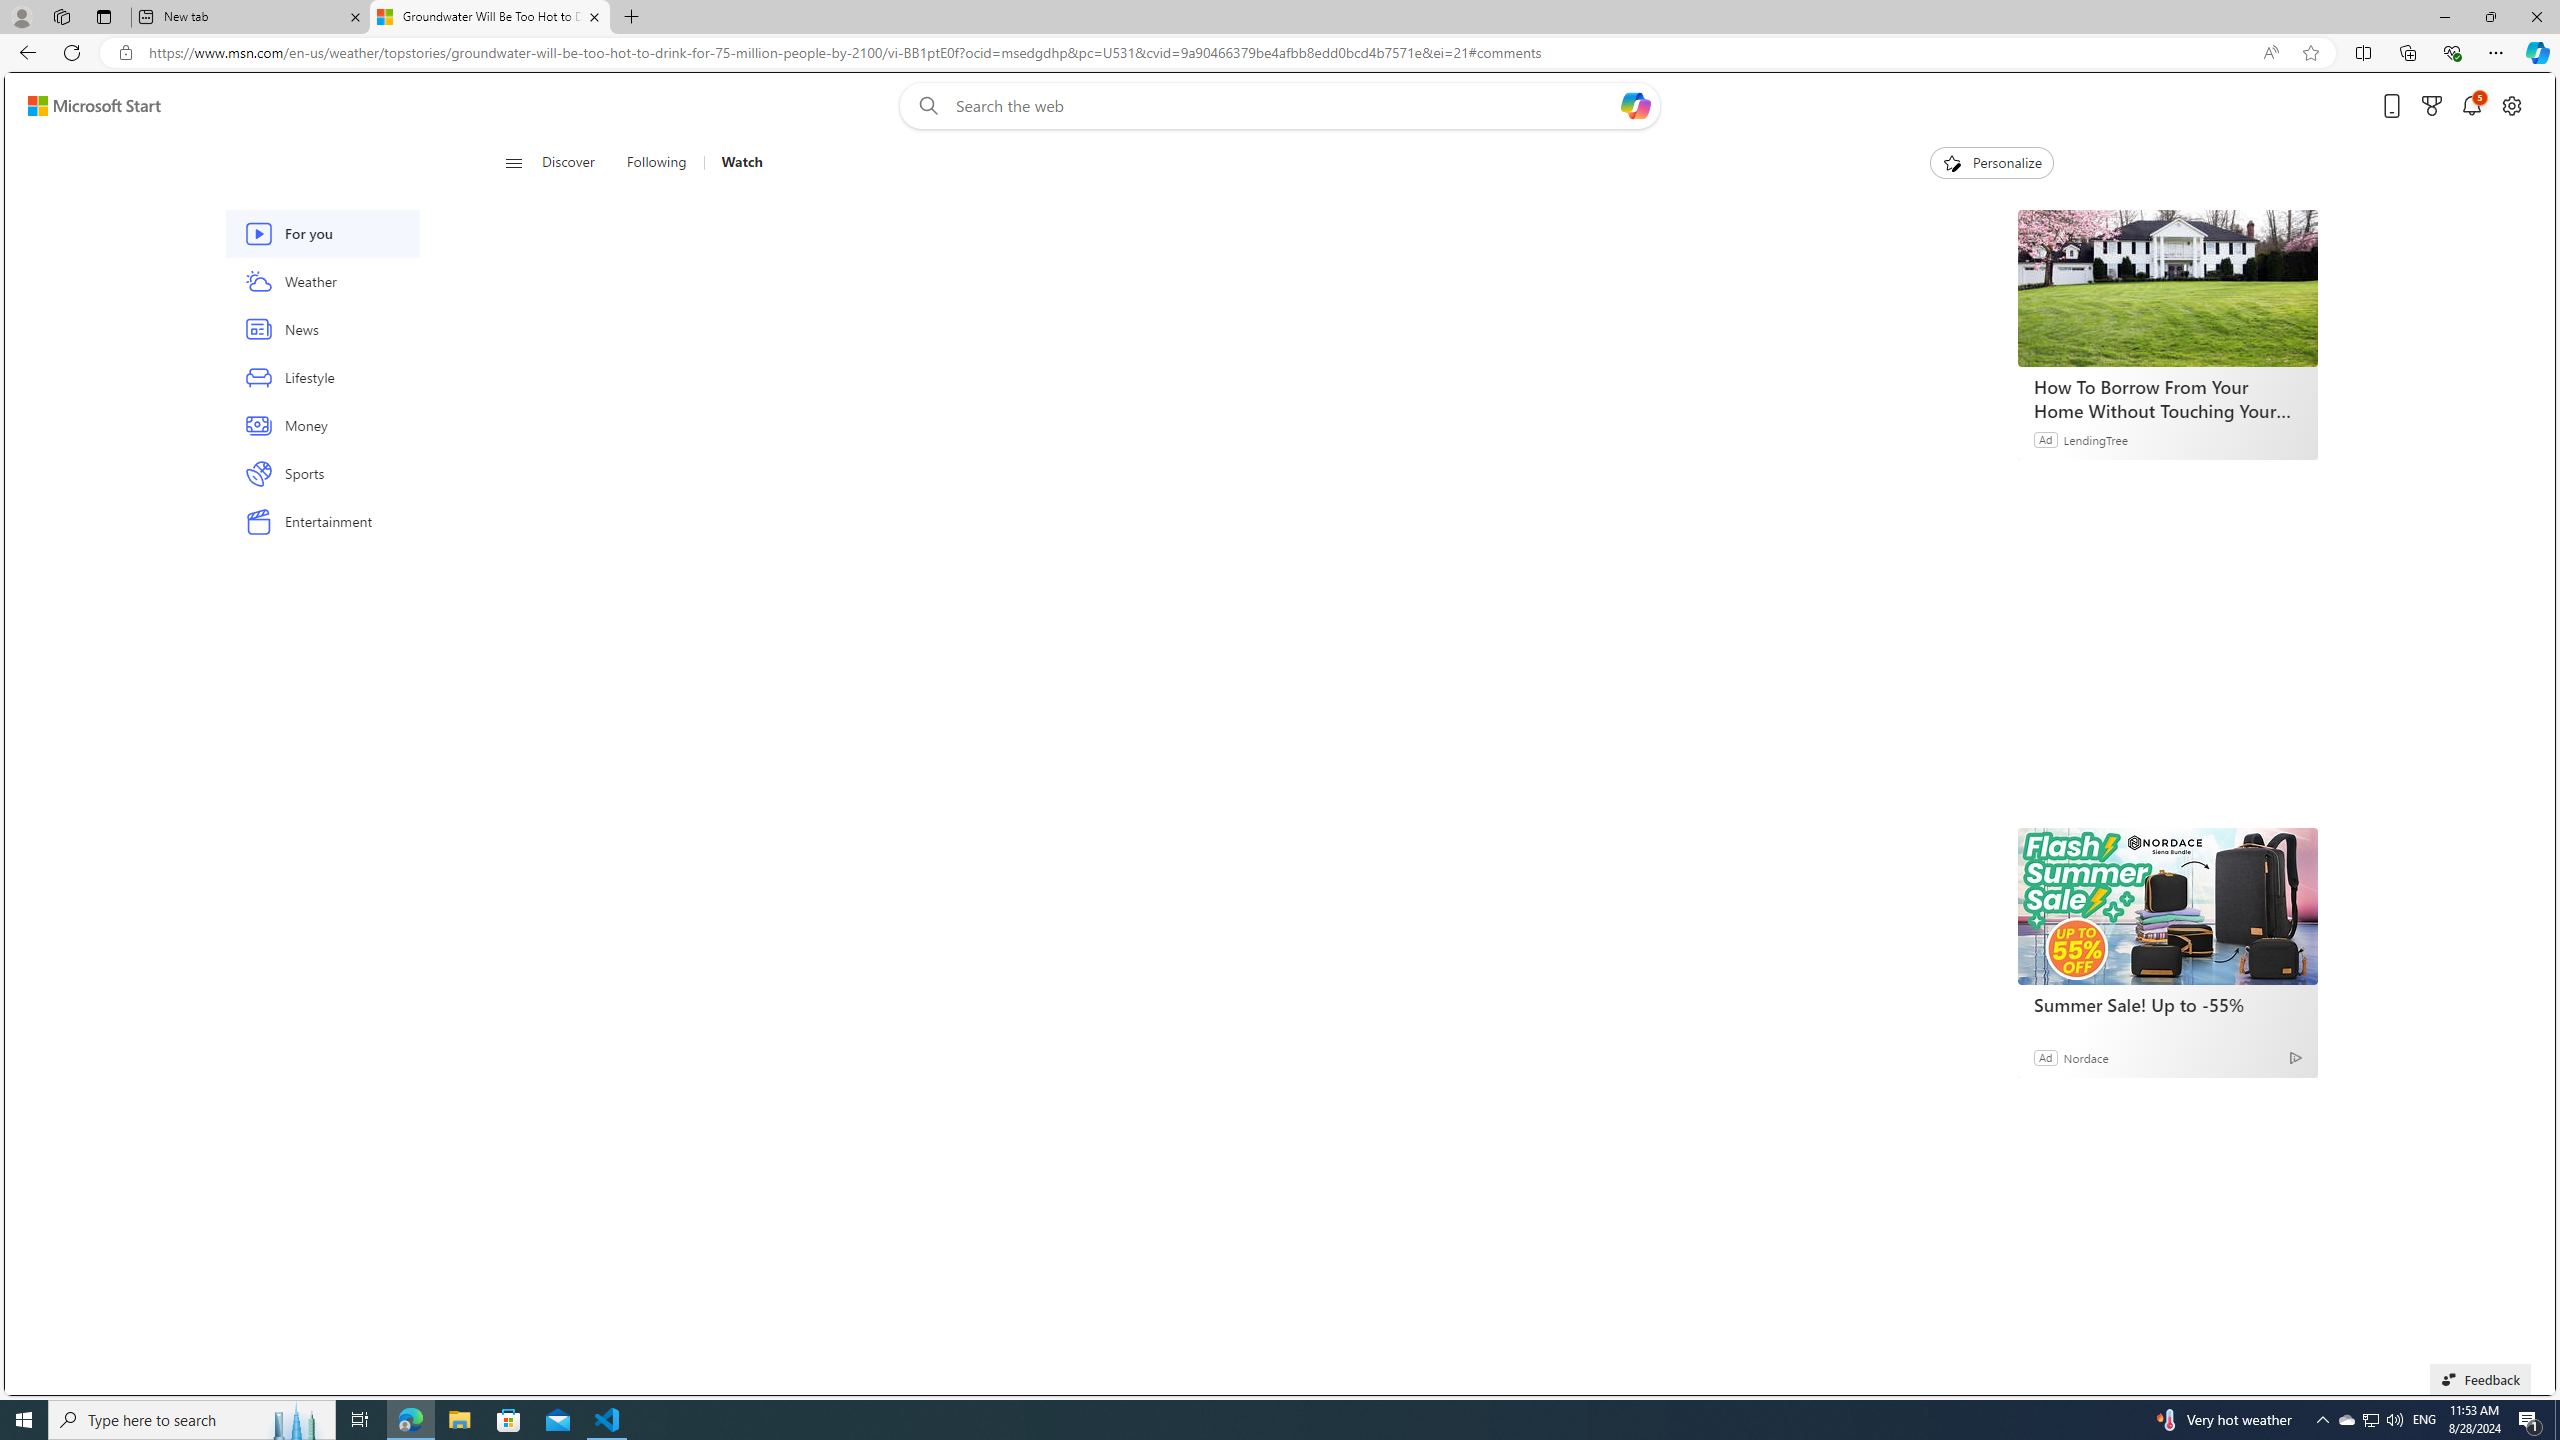 The image size is (2560, 1440). I want to click on 'Microsoft rewards', so click(2431, 106).